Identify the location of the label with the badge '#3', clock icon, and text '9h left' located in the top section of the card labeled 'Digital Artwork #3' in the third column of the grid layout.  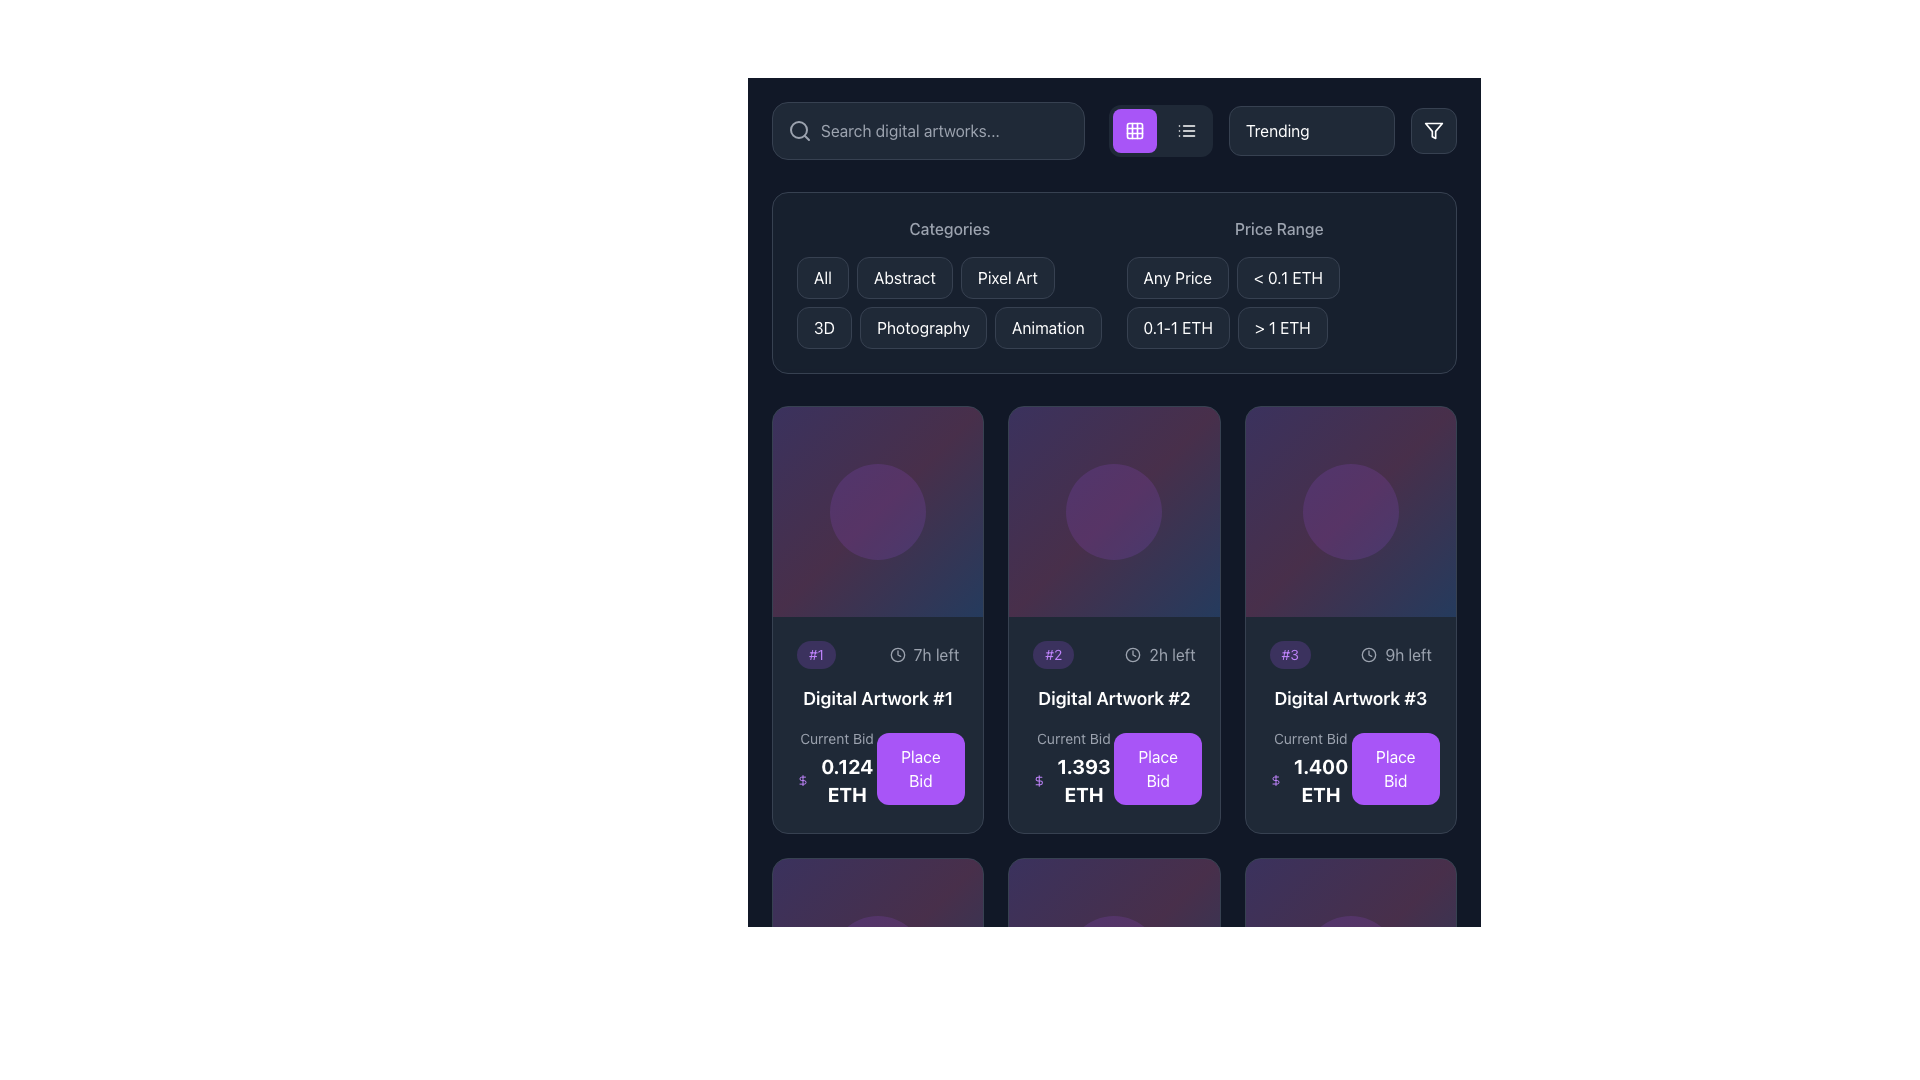
(1350, 655).